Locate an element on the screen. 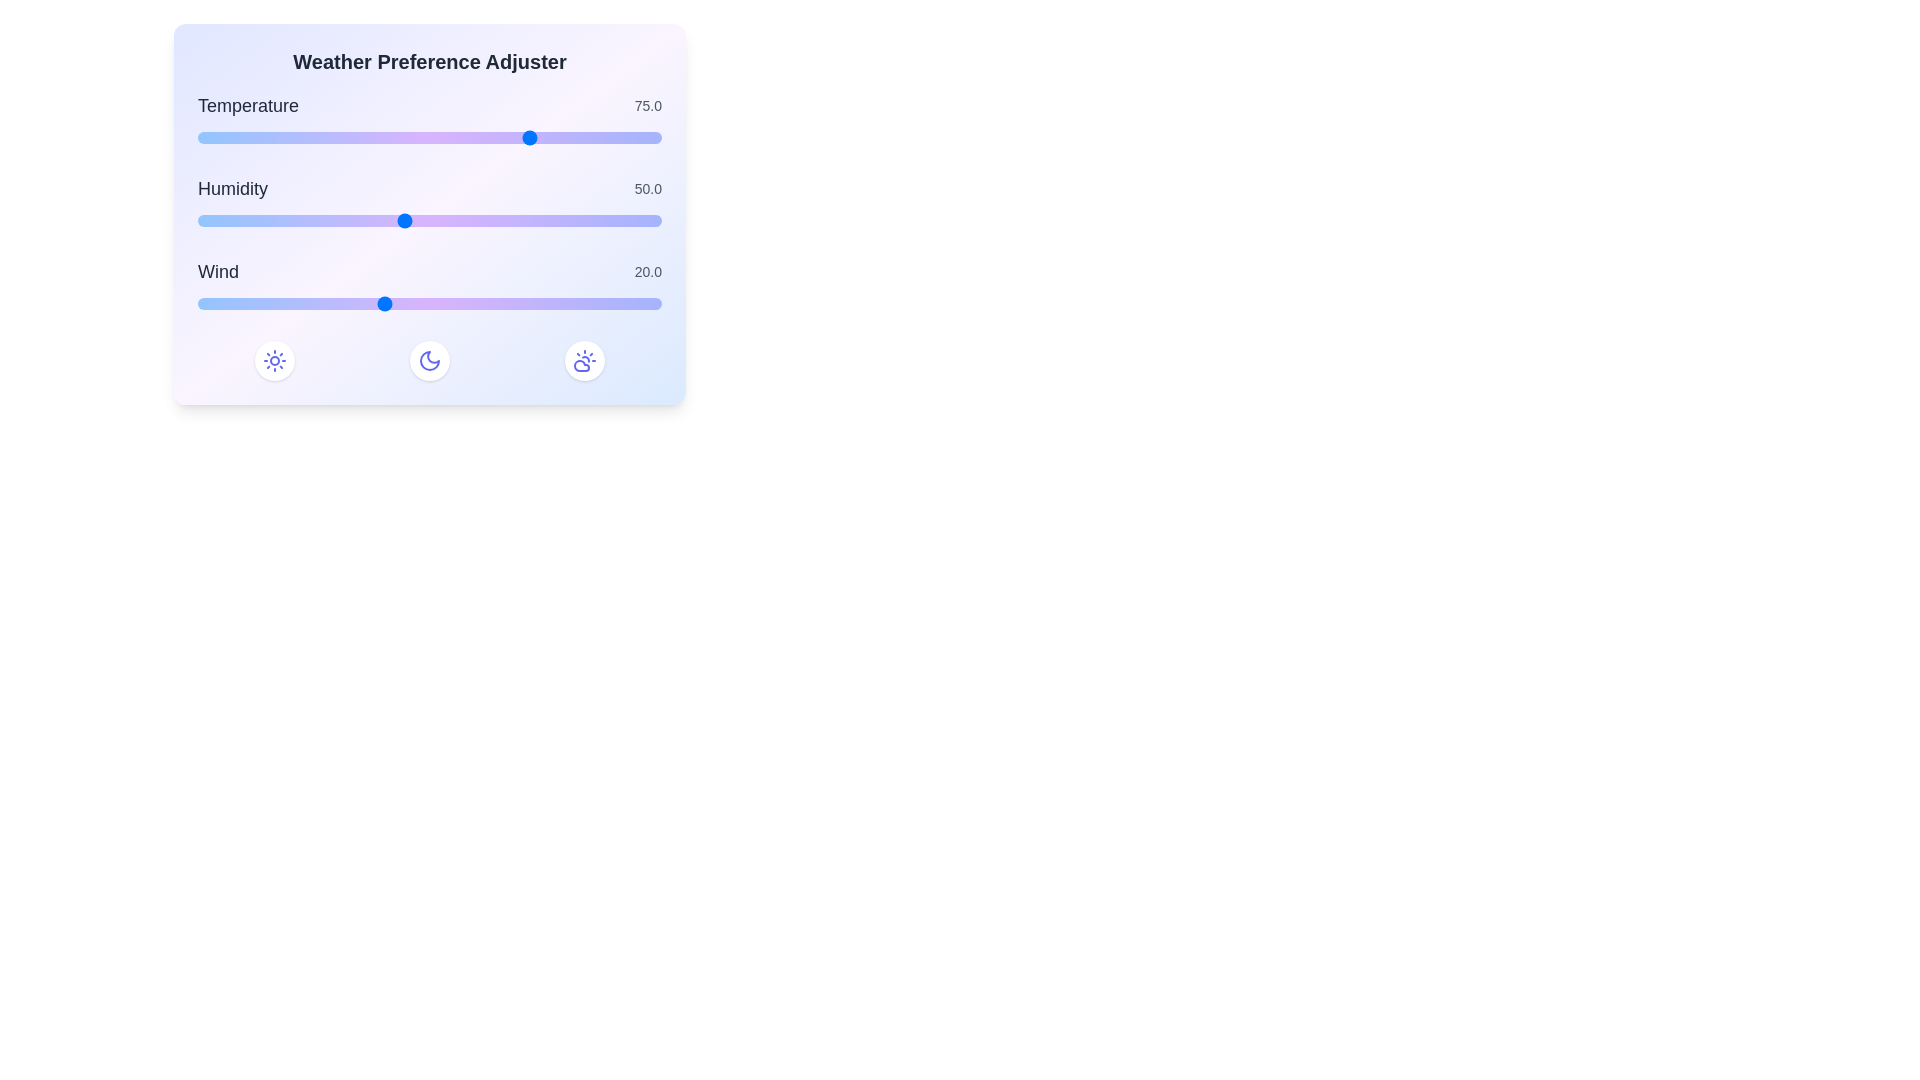 Image resolution: width=1920 pixels, height=1080 pixels. the humidity value is located at coordinates (641, 220).